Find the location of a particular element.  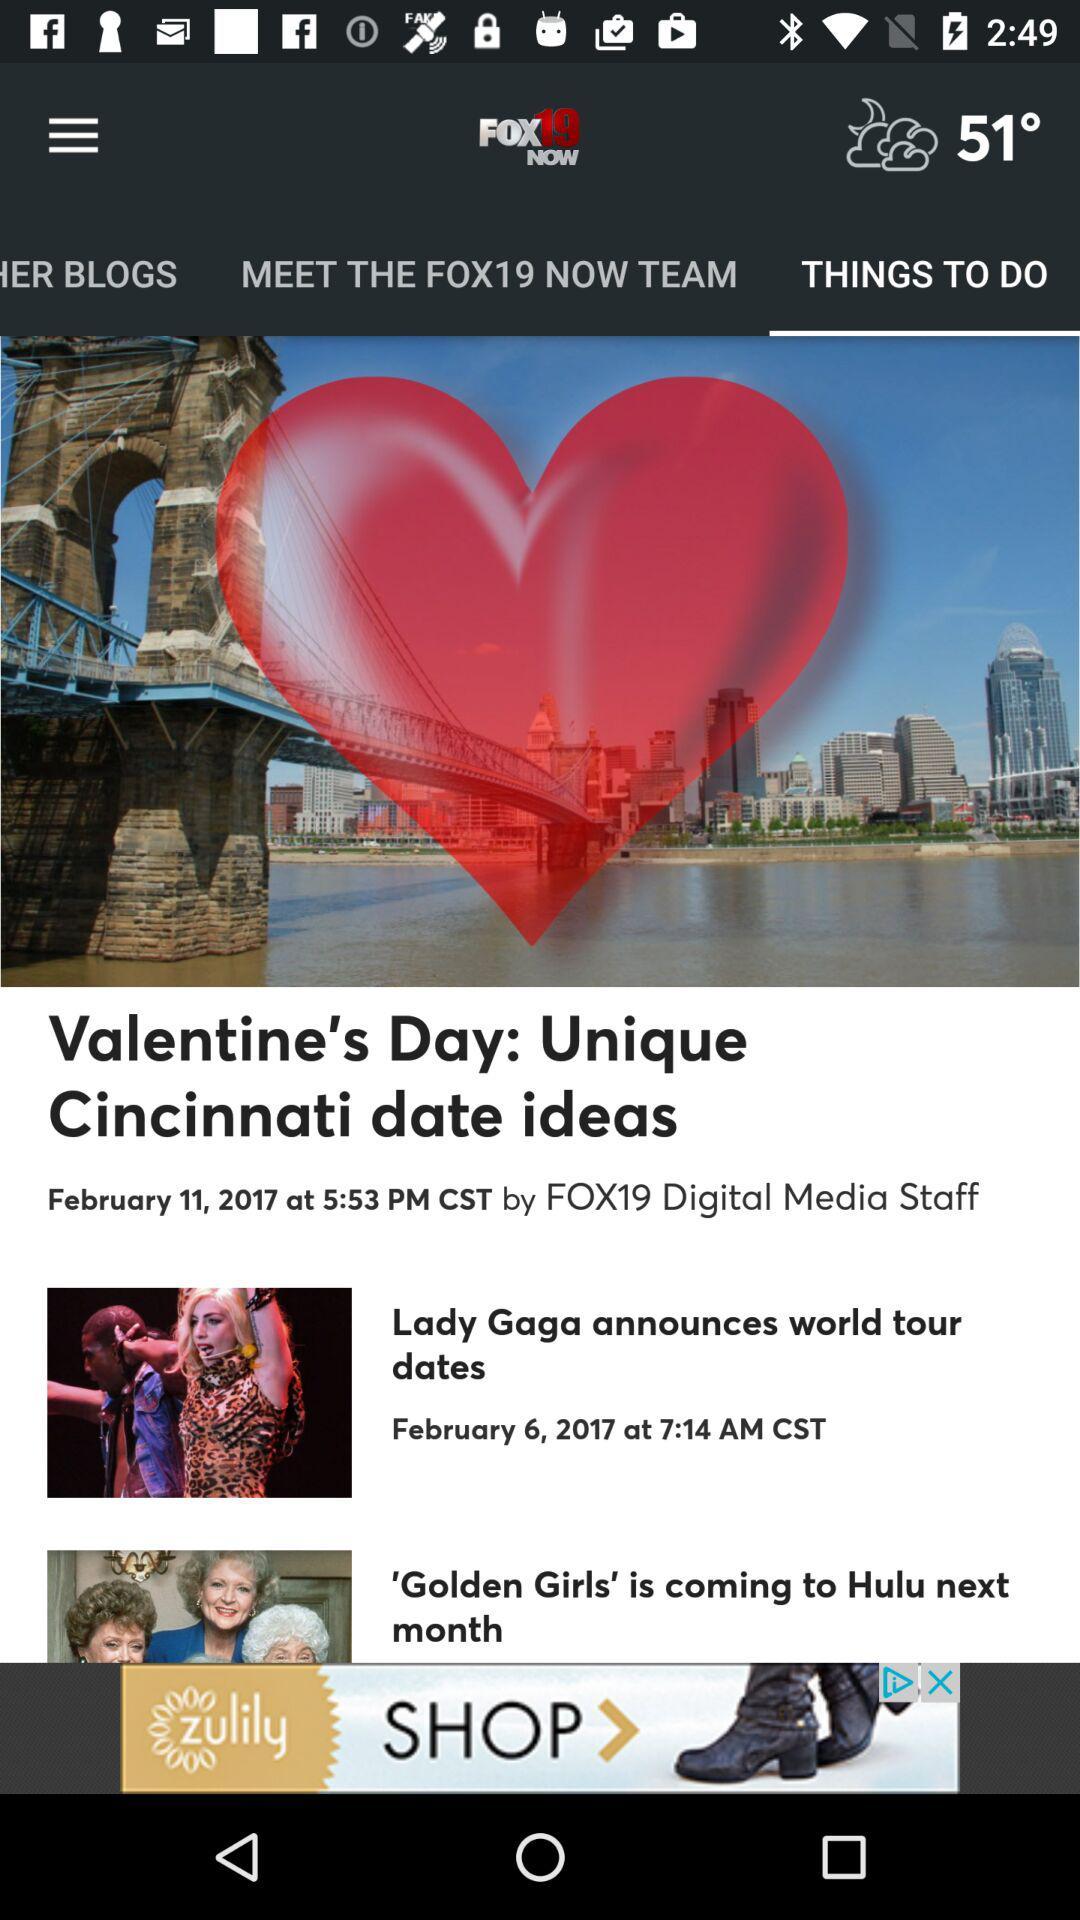

current conditions is located at coordinates (891, 135).